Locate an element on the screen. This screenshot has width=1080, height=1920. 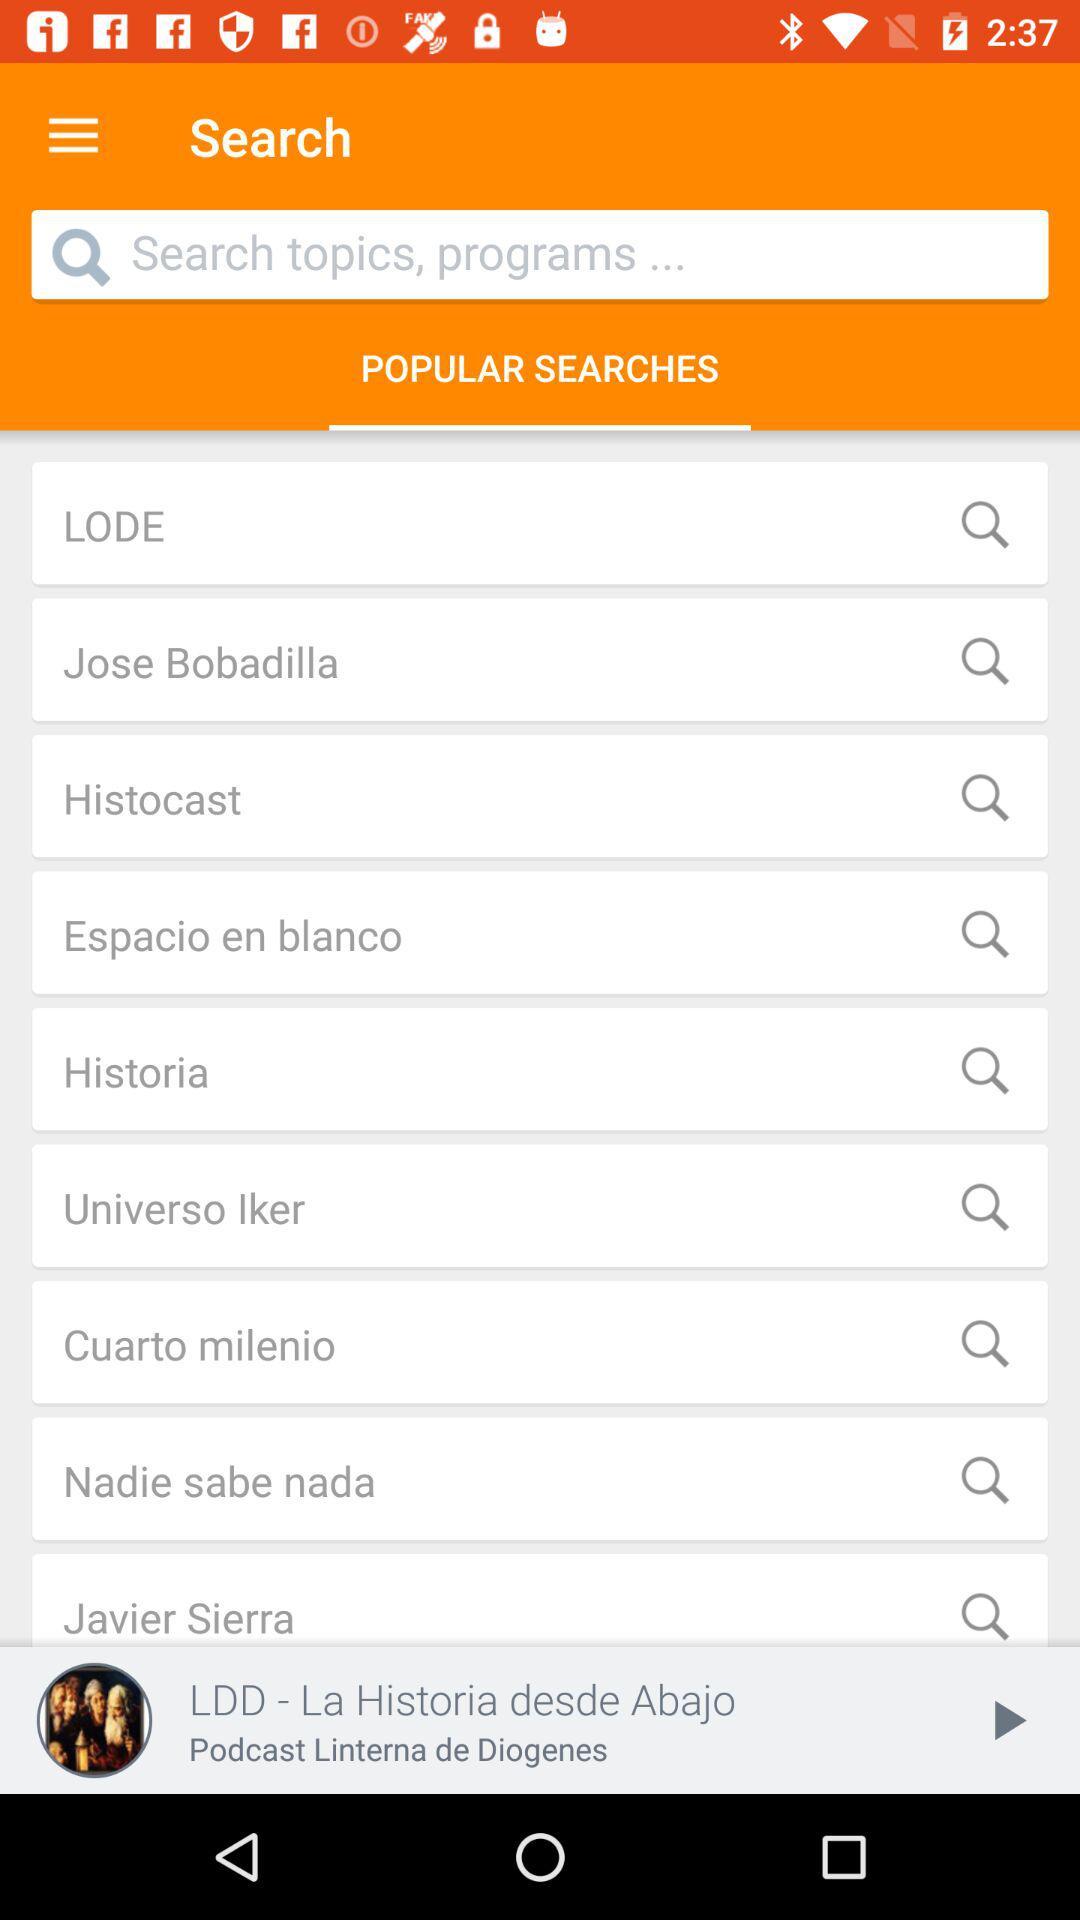
jose bobadilla item is located at coordinates (540, 661).